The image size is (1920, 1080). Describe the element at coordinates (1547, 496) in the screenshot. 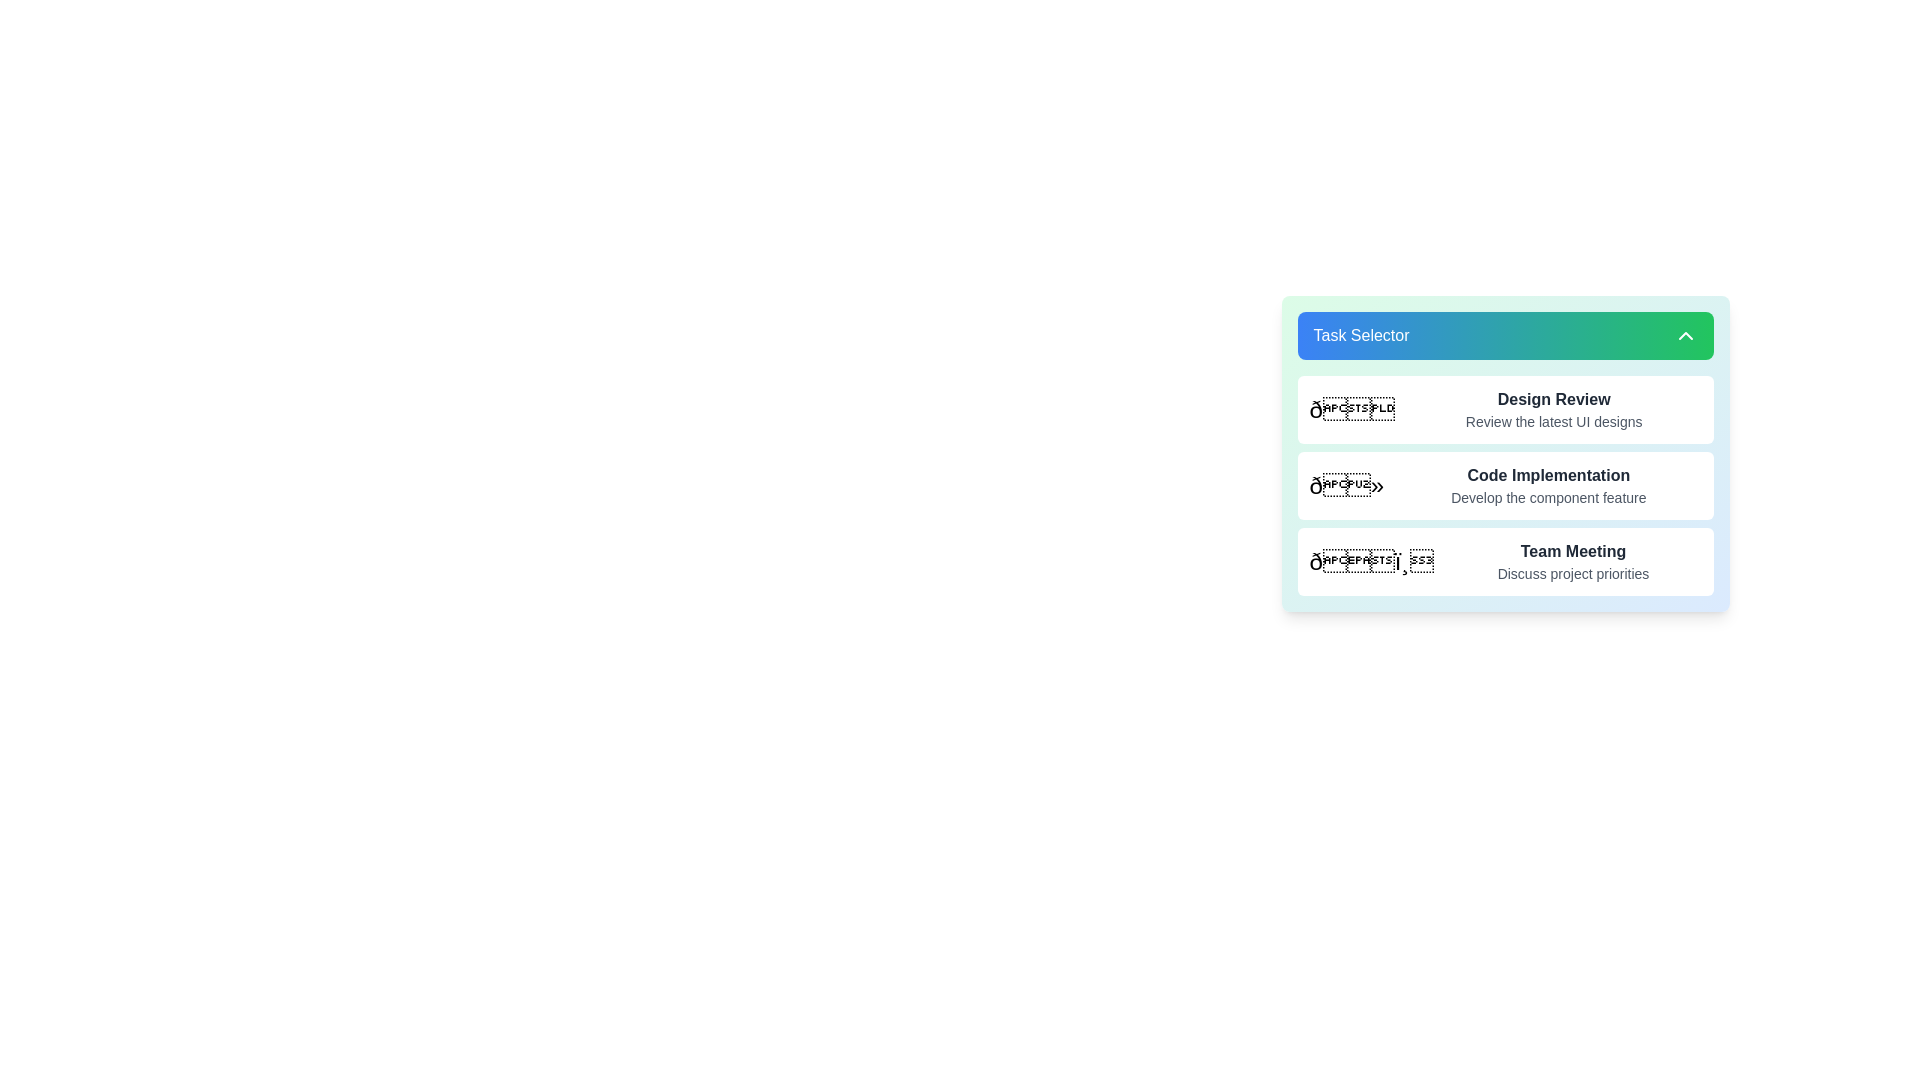

I see `the text label displaying 'Develop the component feature', which is styled plainly in gray 600 and positioned below 'Code Implementation'` at that location.